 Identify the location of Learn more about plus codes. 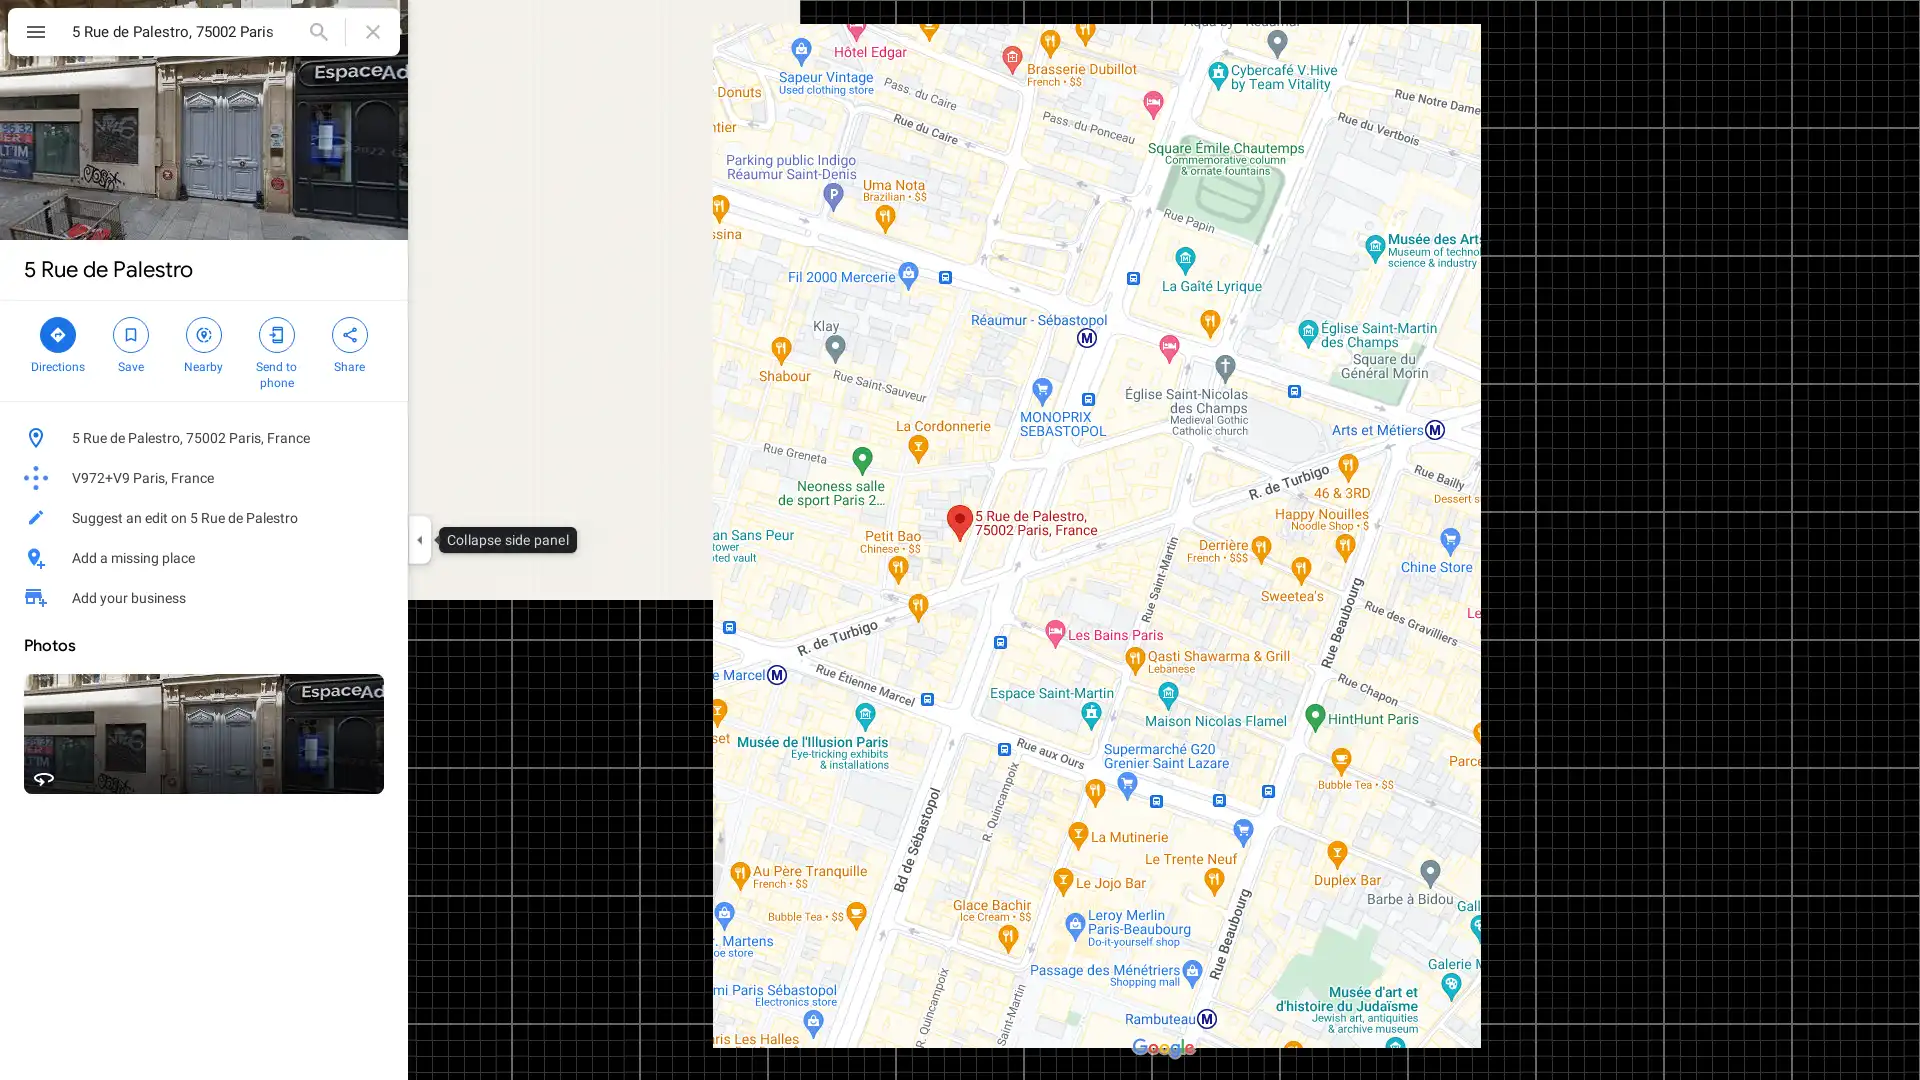
(383, 478).